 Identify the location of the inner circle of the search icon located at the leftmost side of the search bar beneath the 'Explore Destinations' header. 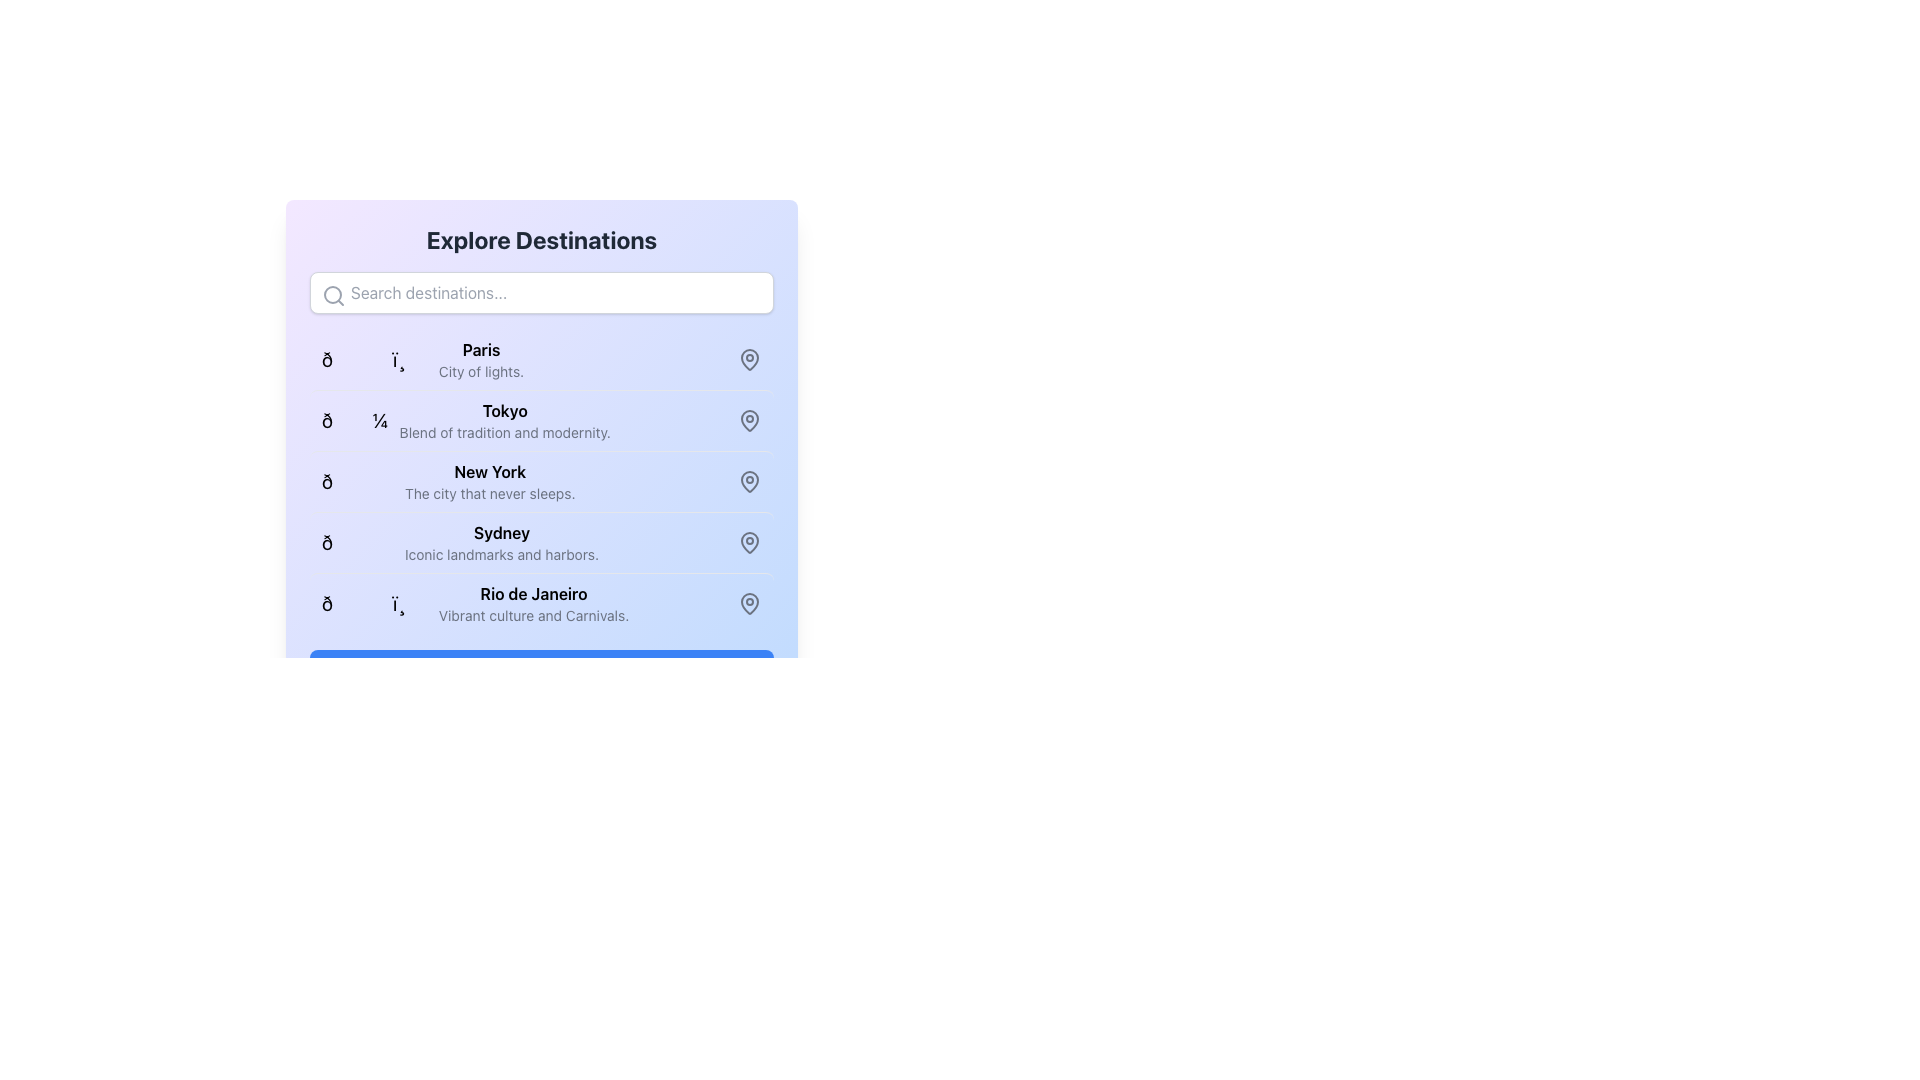
(332, 294).